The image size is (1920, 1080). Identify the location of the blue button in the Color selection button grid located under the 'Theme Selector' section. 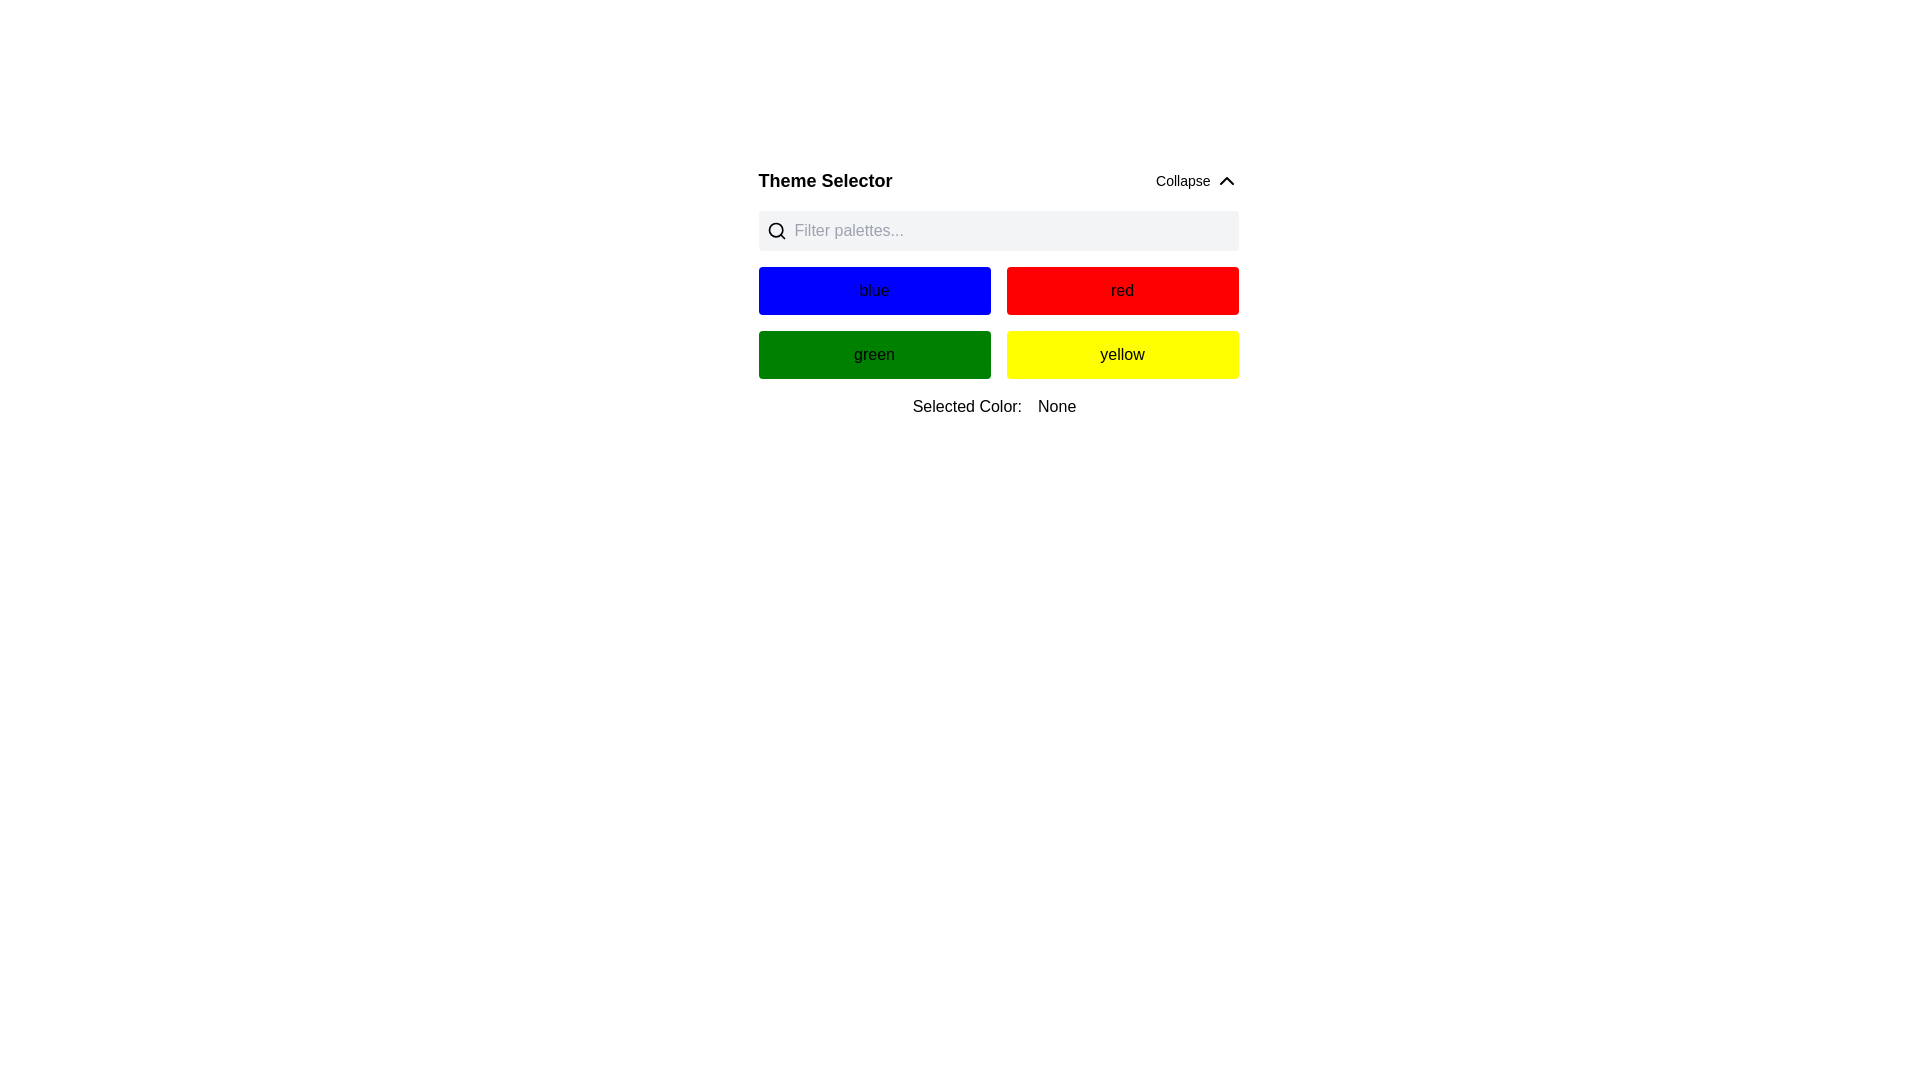
(998, 293).